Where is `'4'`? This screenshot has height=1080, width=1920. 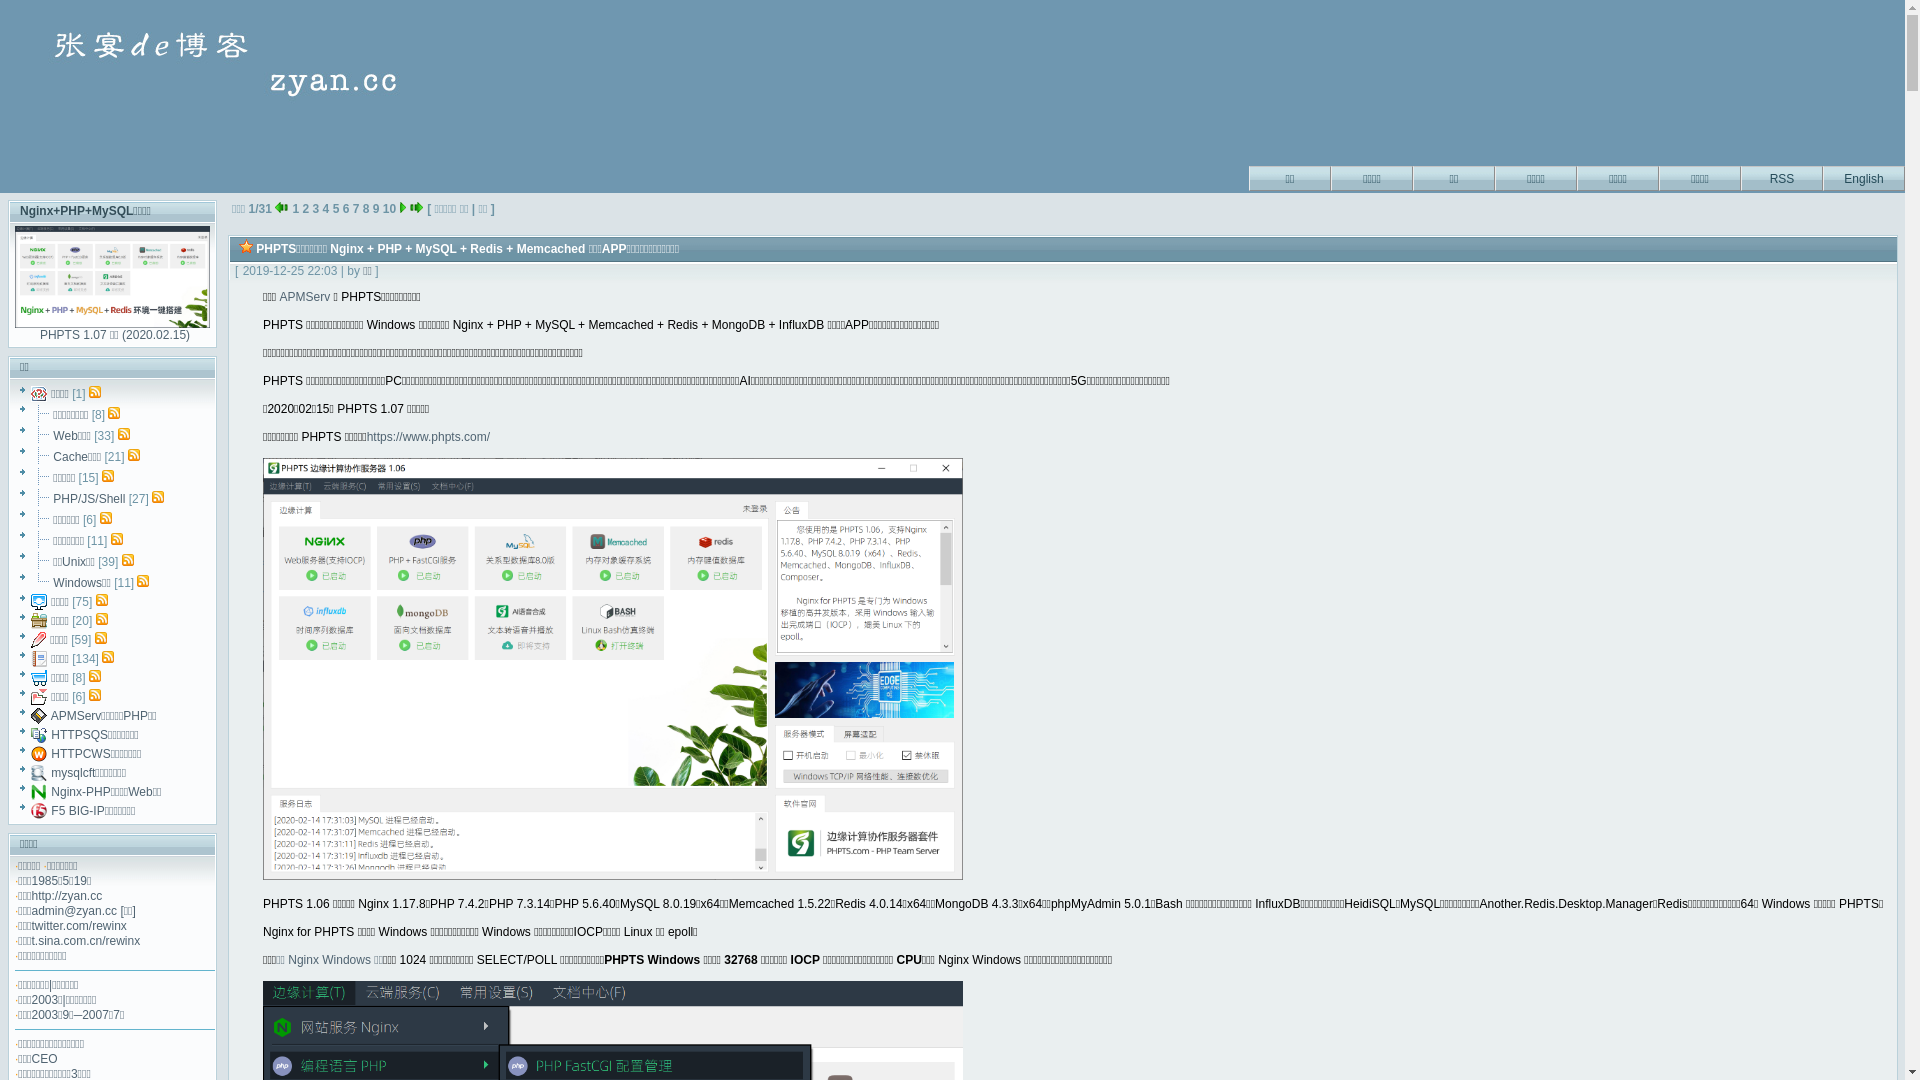 '4' is located at coordinates (326, 208).